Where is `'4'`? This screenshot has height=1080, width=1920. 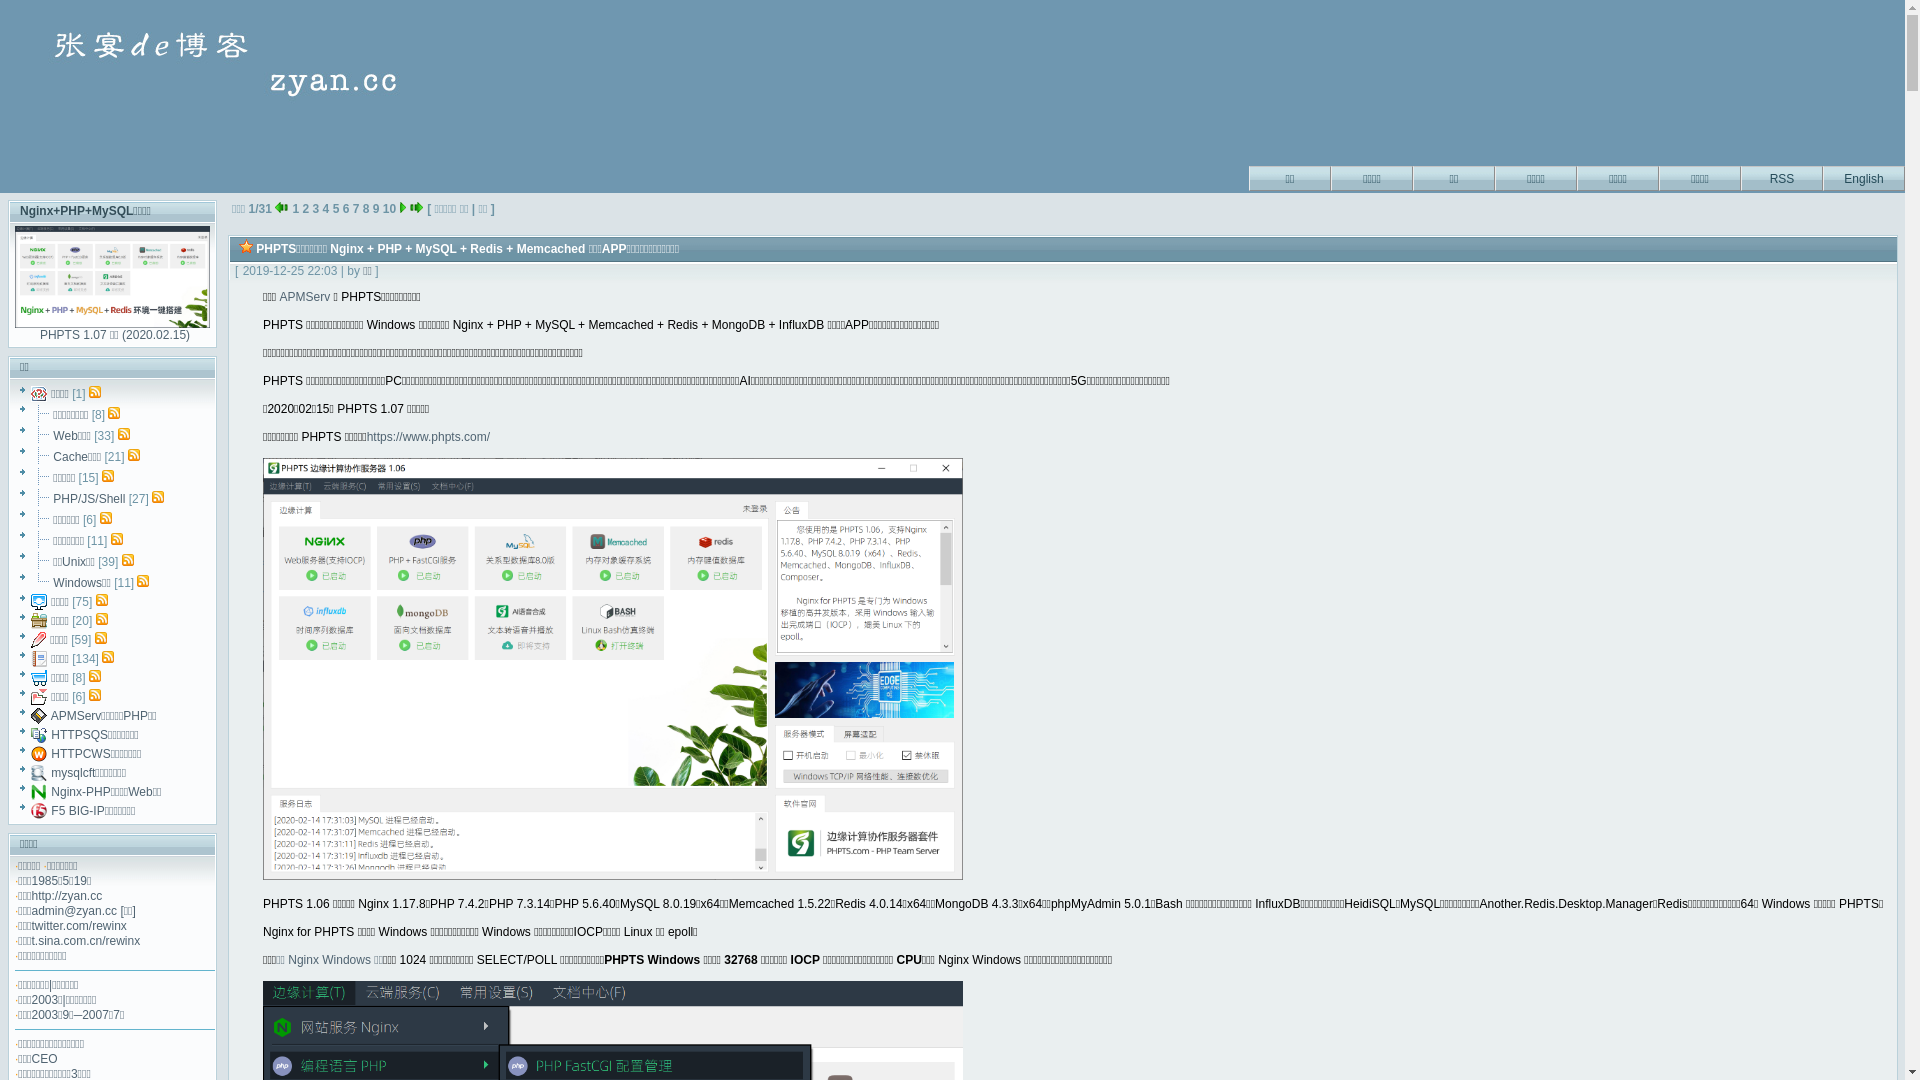 '4' is located at coordinates (326, 208).